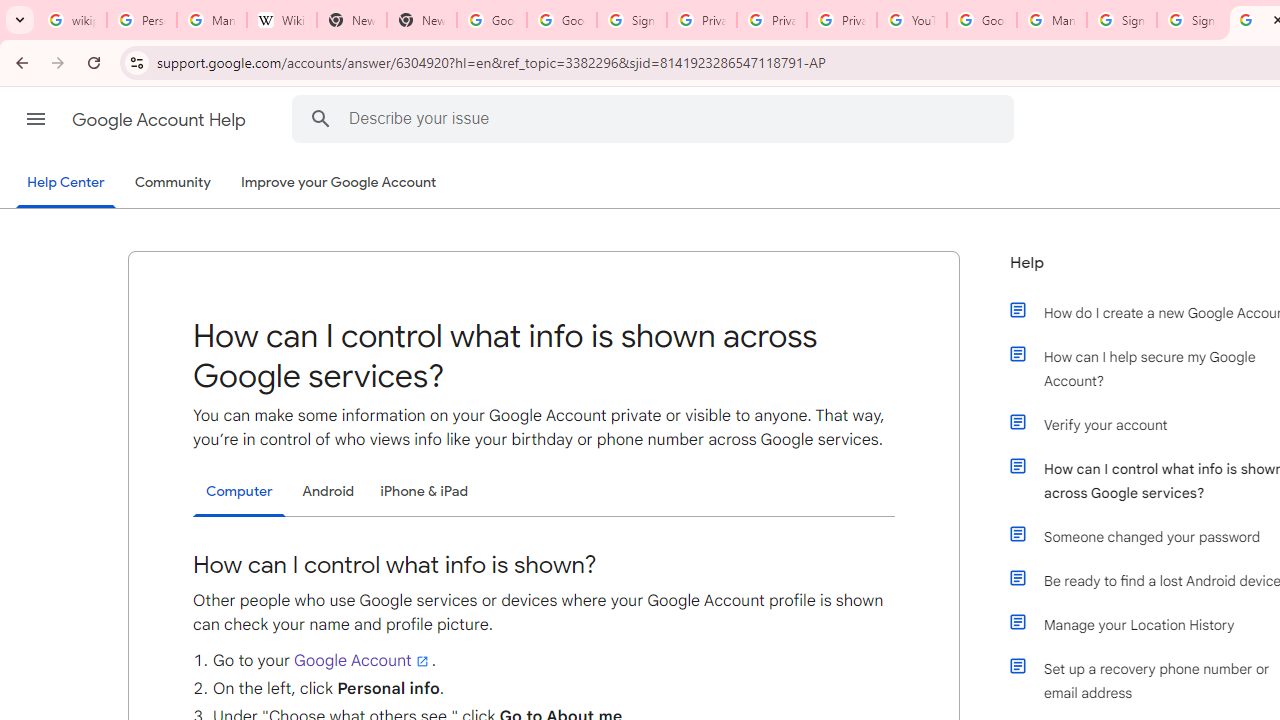  What do you see at coordinates (423, 491) in the screenshot?
I see `'iPhone & iPad'` at bounding box center [423, 491].